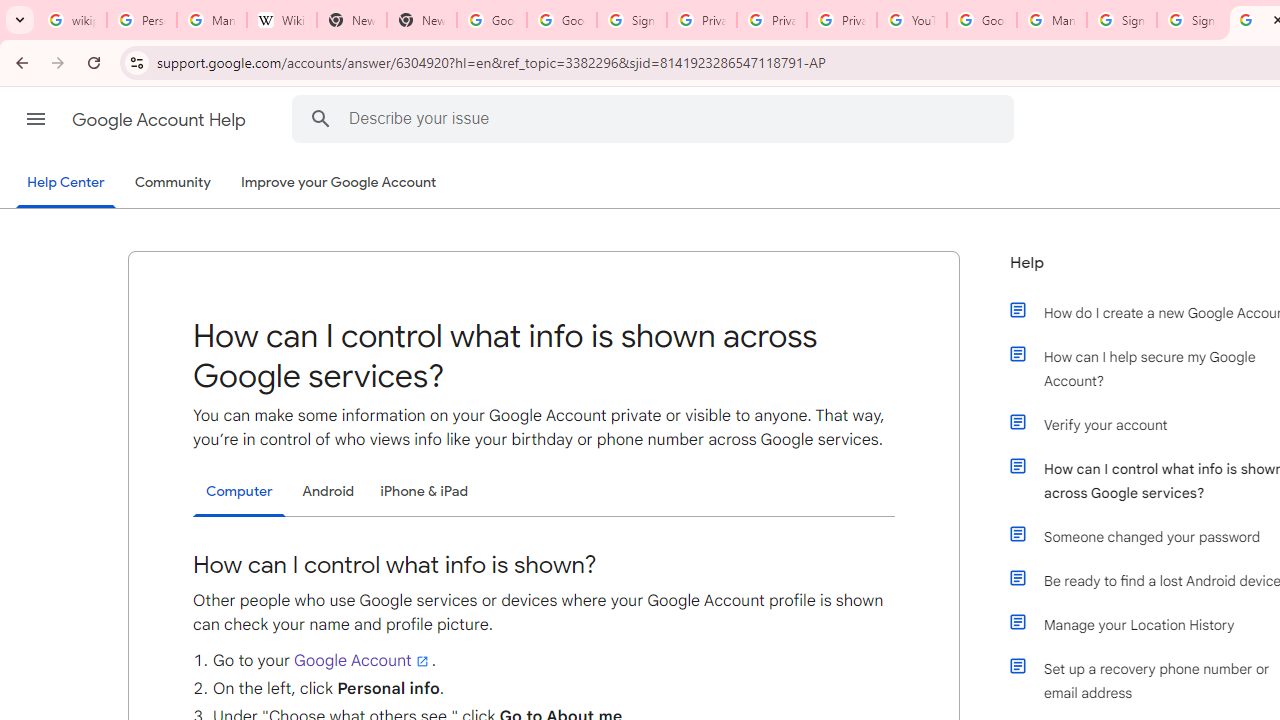  What do you see at coordinates (423, 491) in the screenshot?
I see `'iPhone & iPad'` at bounding box center [423, 491].